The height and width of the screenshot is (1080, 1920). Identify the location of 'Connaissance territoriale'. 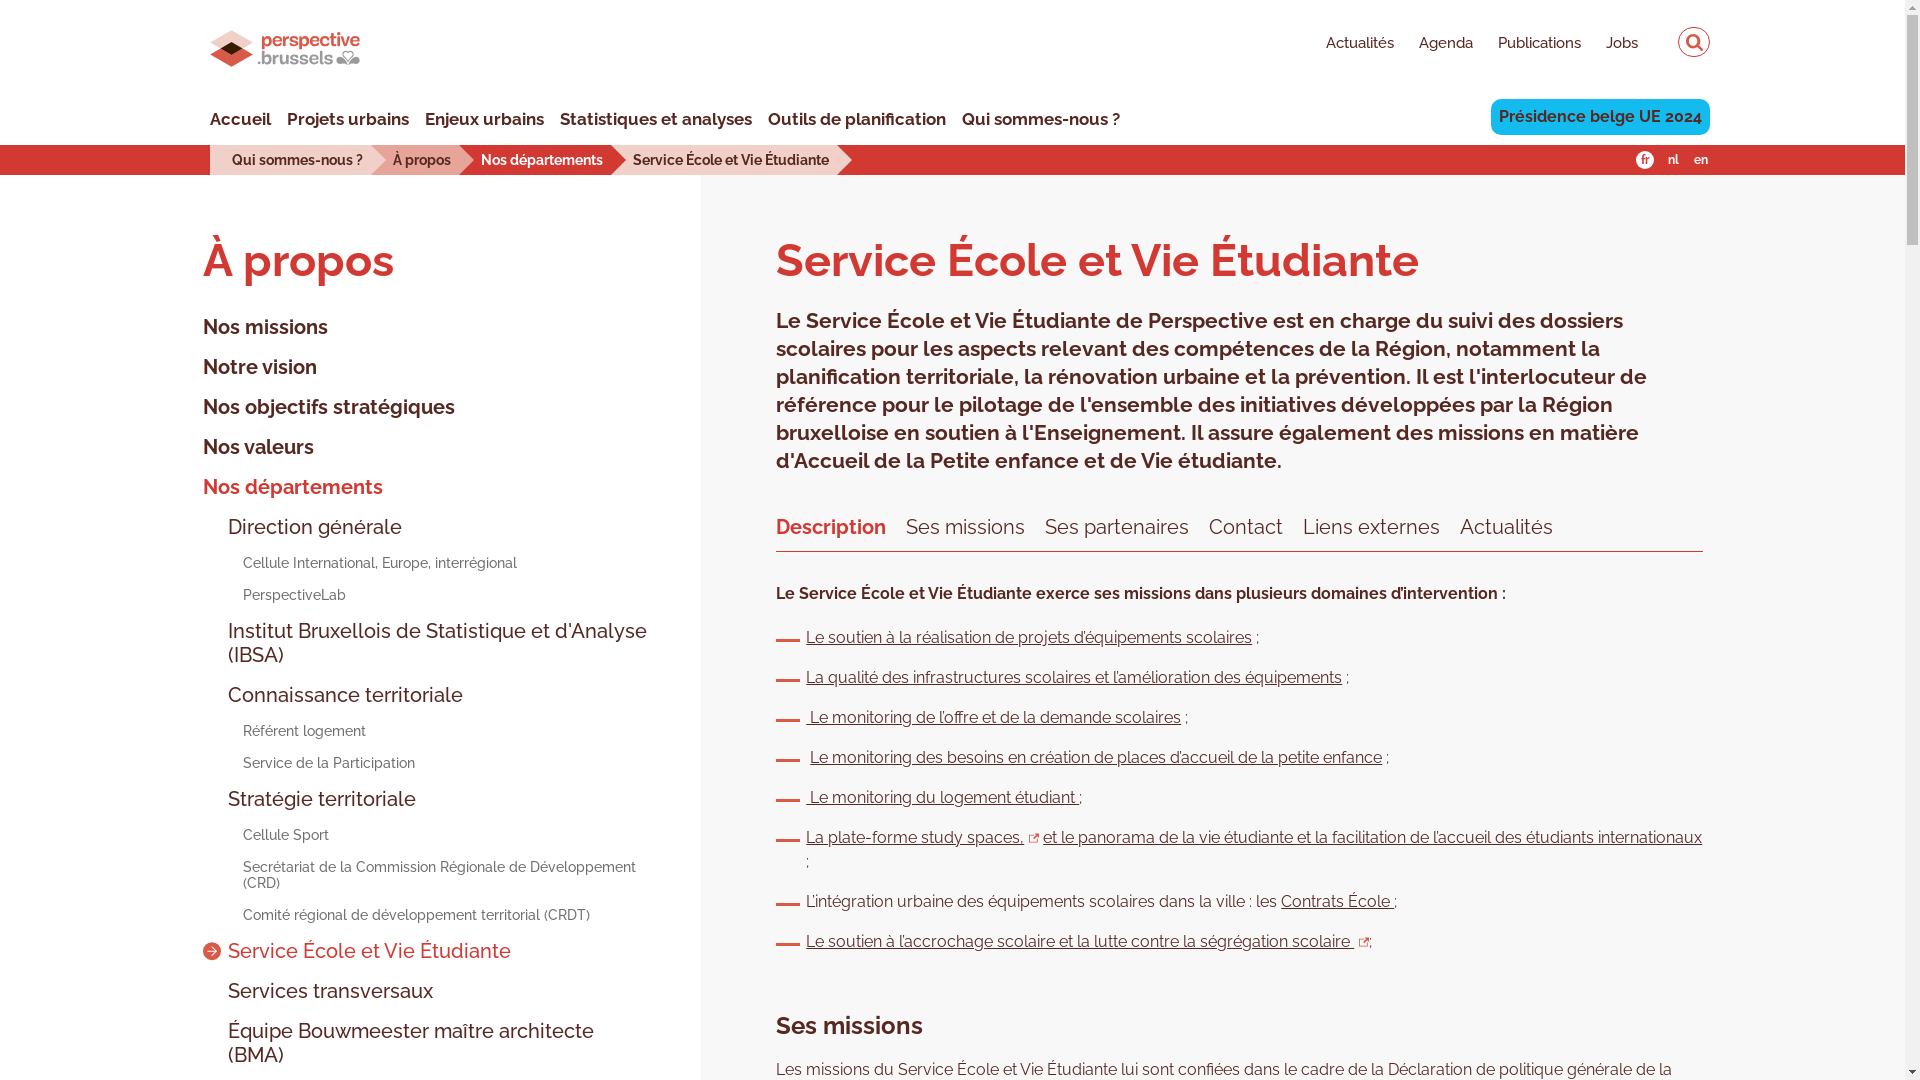
(331, 693).